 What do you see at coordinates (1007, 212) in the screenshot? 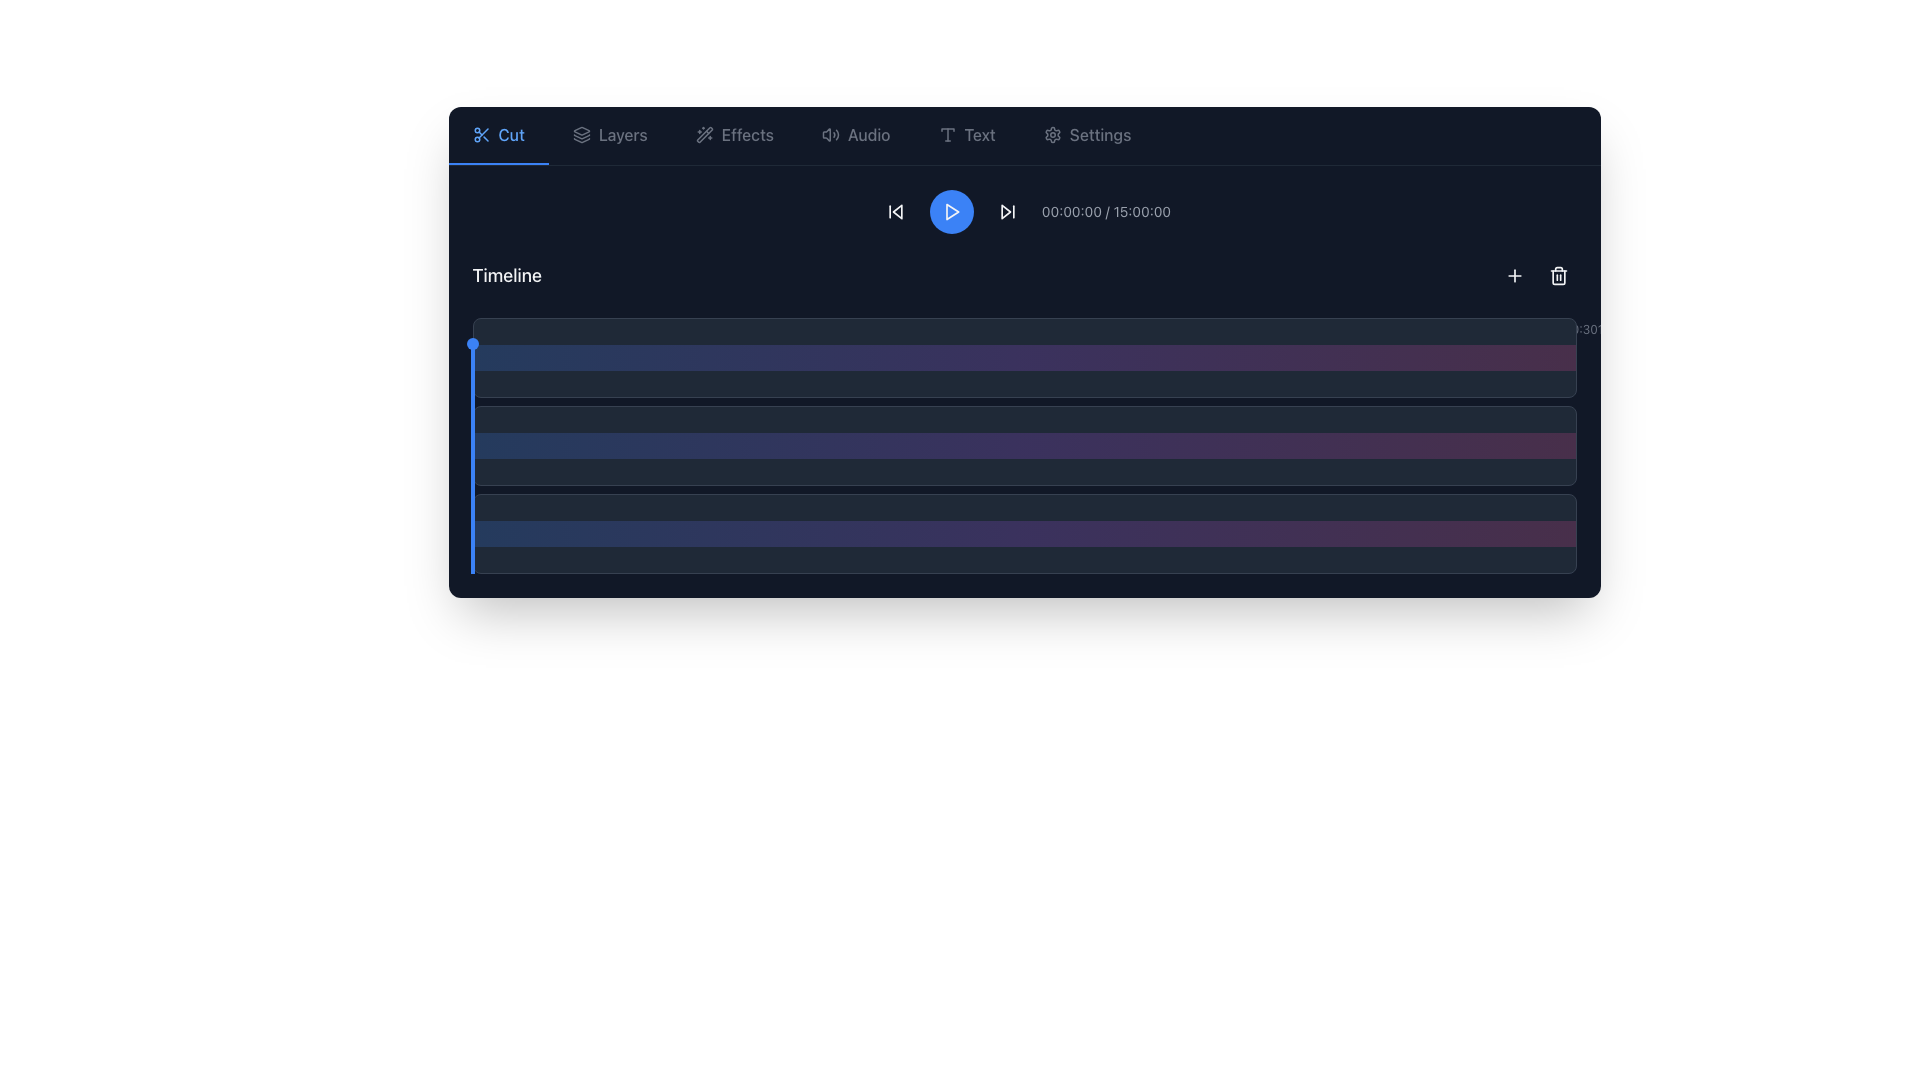
I see `the fourth interactive button in the control set at the top bar, located immediately to the right of the blue circular 'play' button, to skip forward in the playback sequence` at bounding box center [1007, 212].